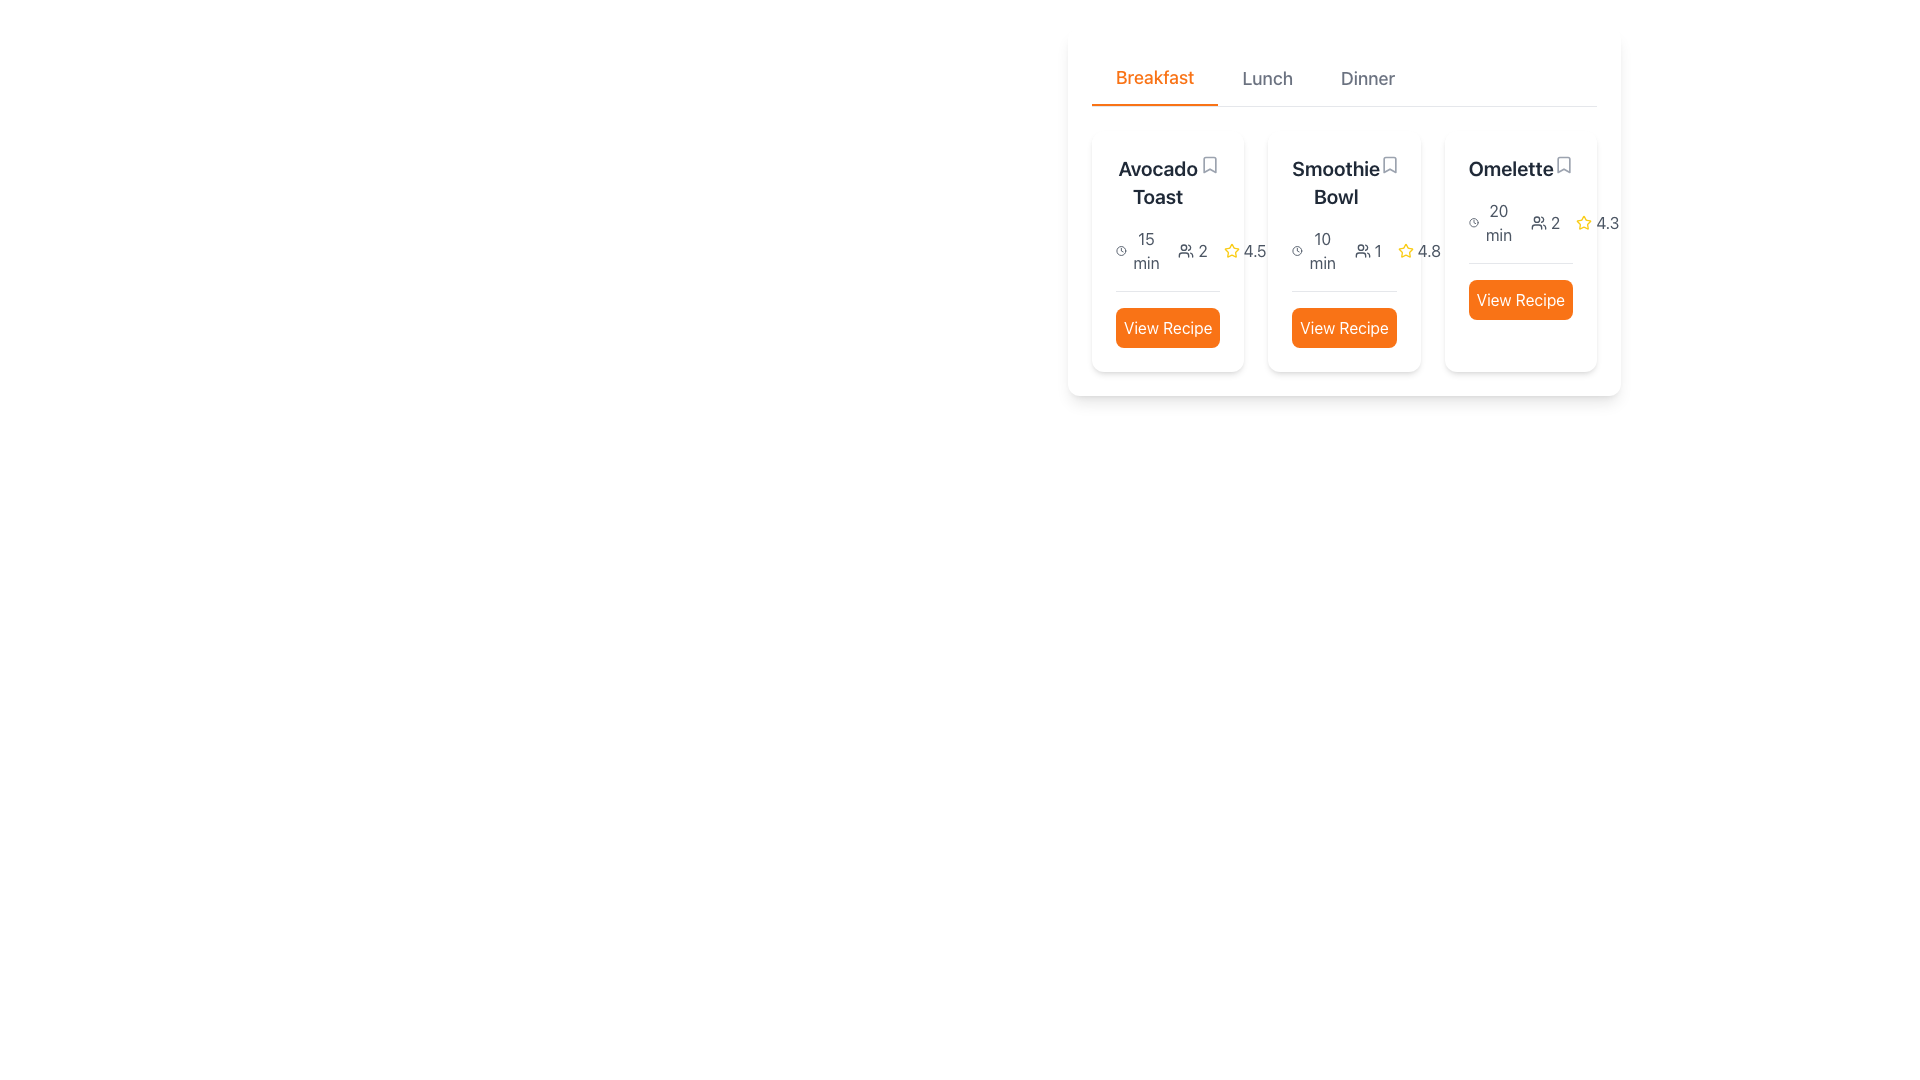 This screenshot has height=1080, width=1920. What do you see at coordinates (1344, 78) in the screenshot?
I see `the 'Dinner' navigation tab to filter dinner items from the meal options panel, which consists of three tabs: 'Breakfast', 'Lunch', and 'Dinner' with 'Breakfast' currently active` at bounding box center [1344, 78].